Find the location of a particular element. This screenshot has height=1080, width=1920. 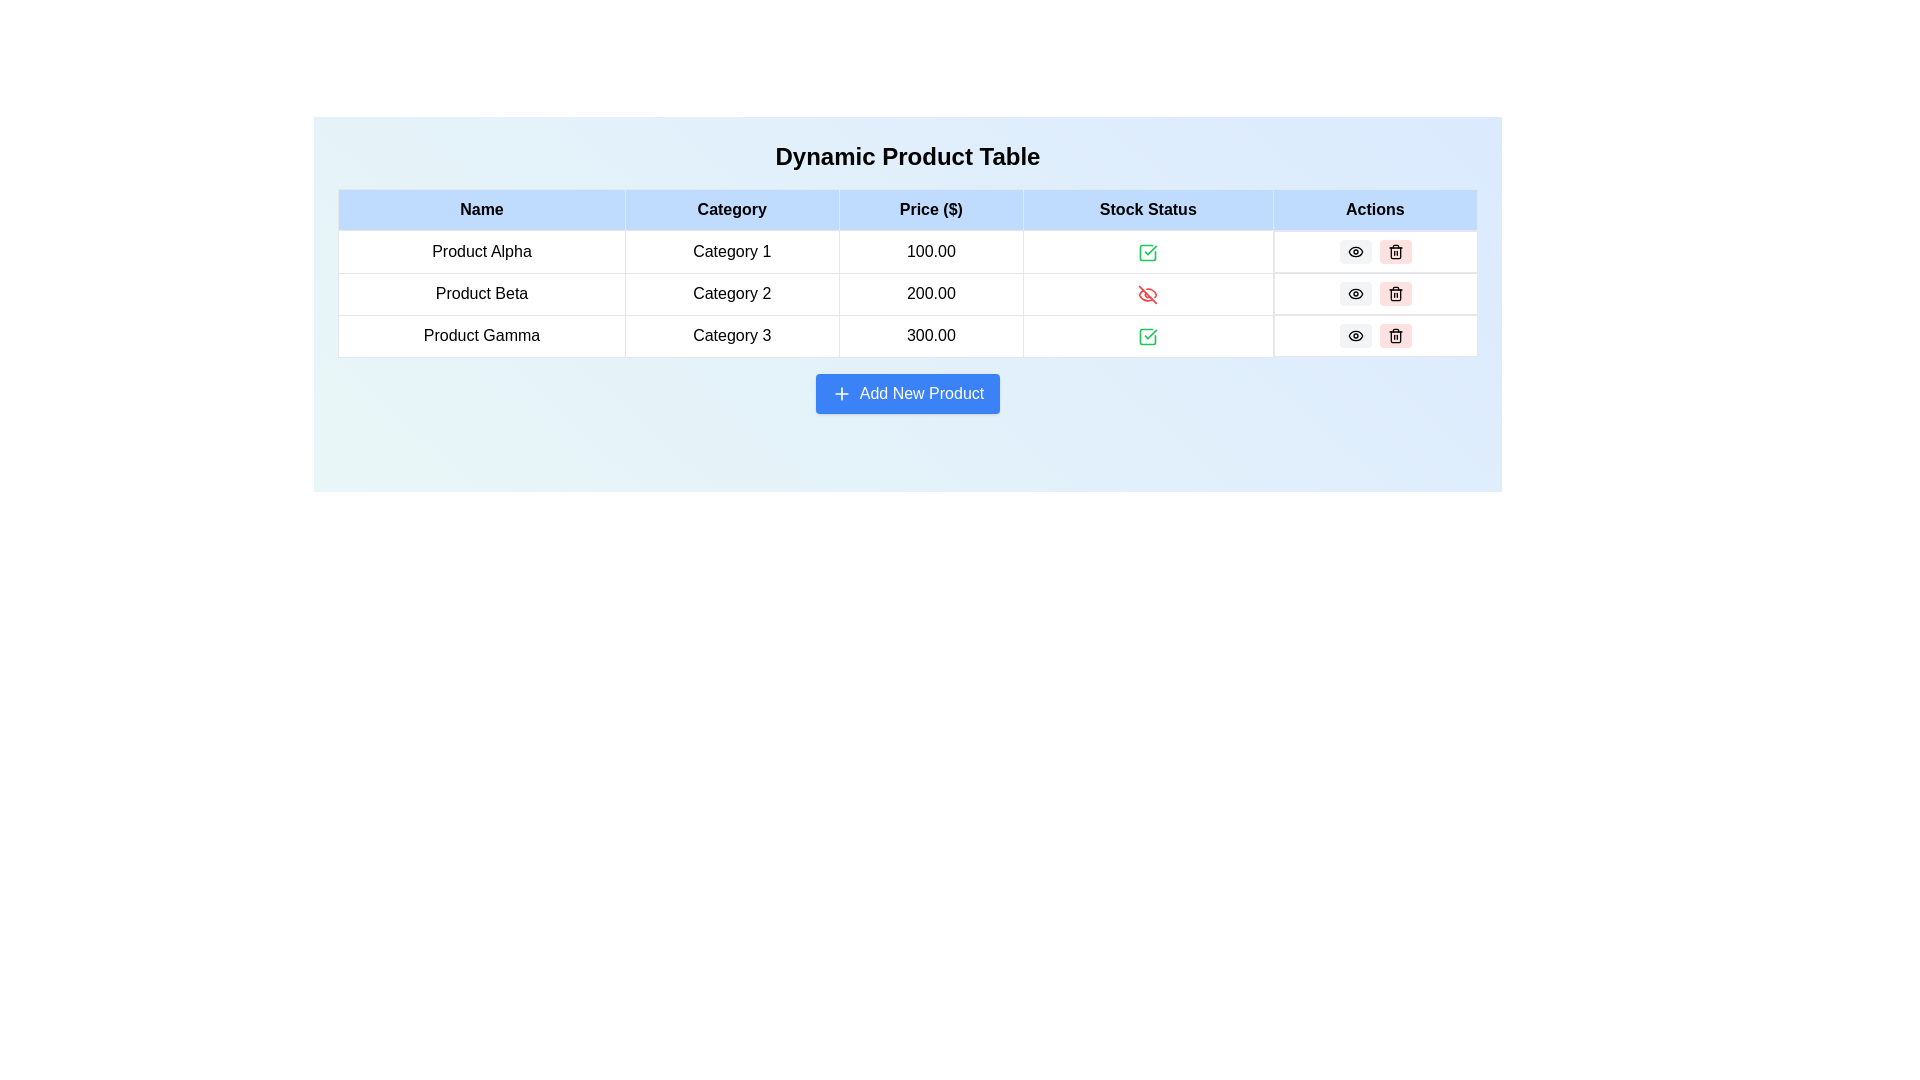

the text field representing the category classification for 'Product Beta' in the second column of the table layout is located at coordinates (731, 293).